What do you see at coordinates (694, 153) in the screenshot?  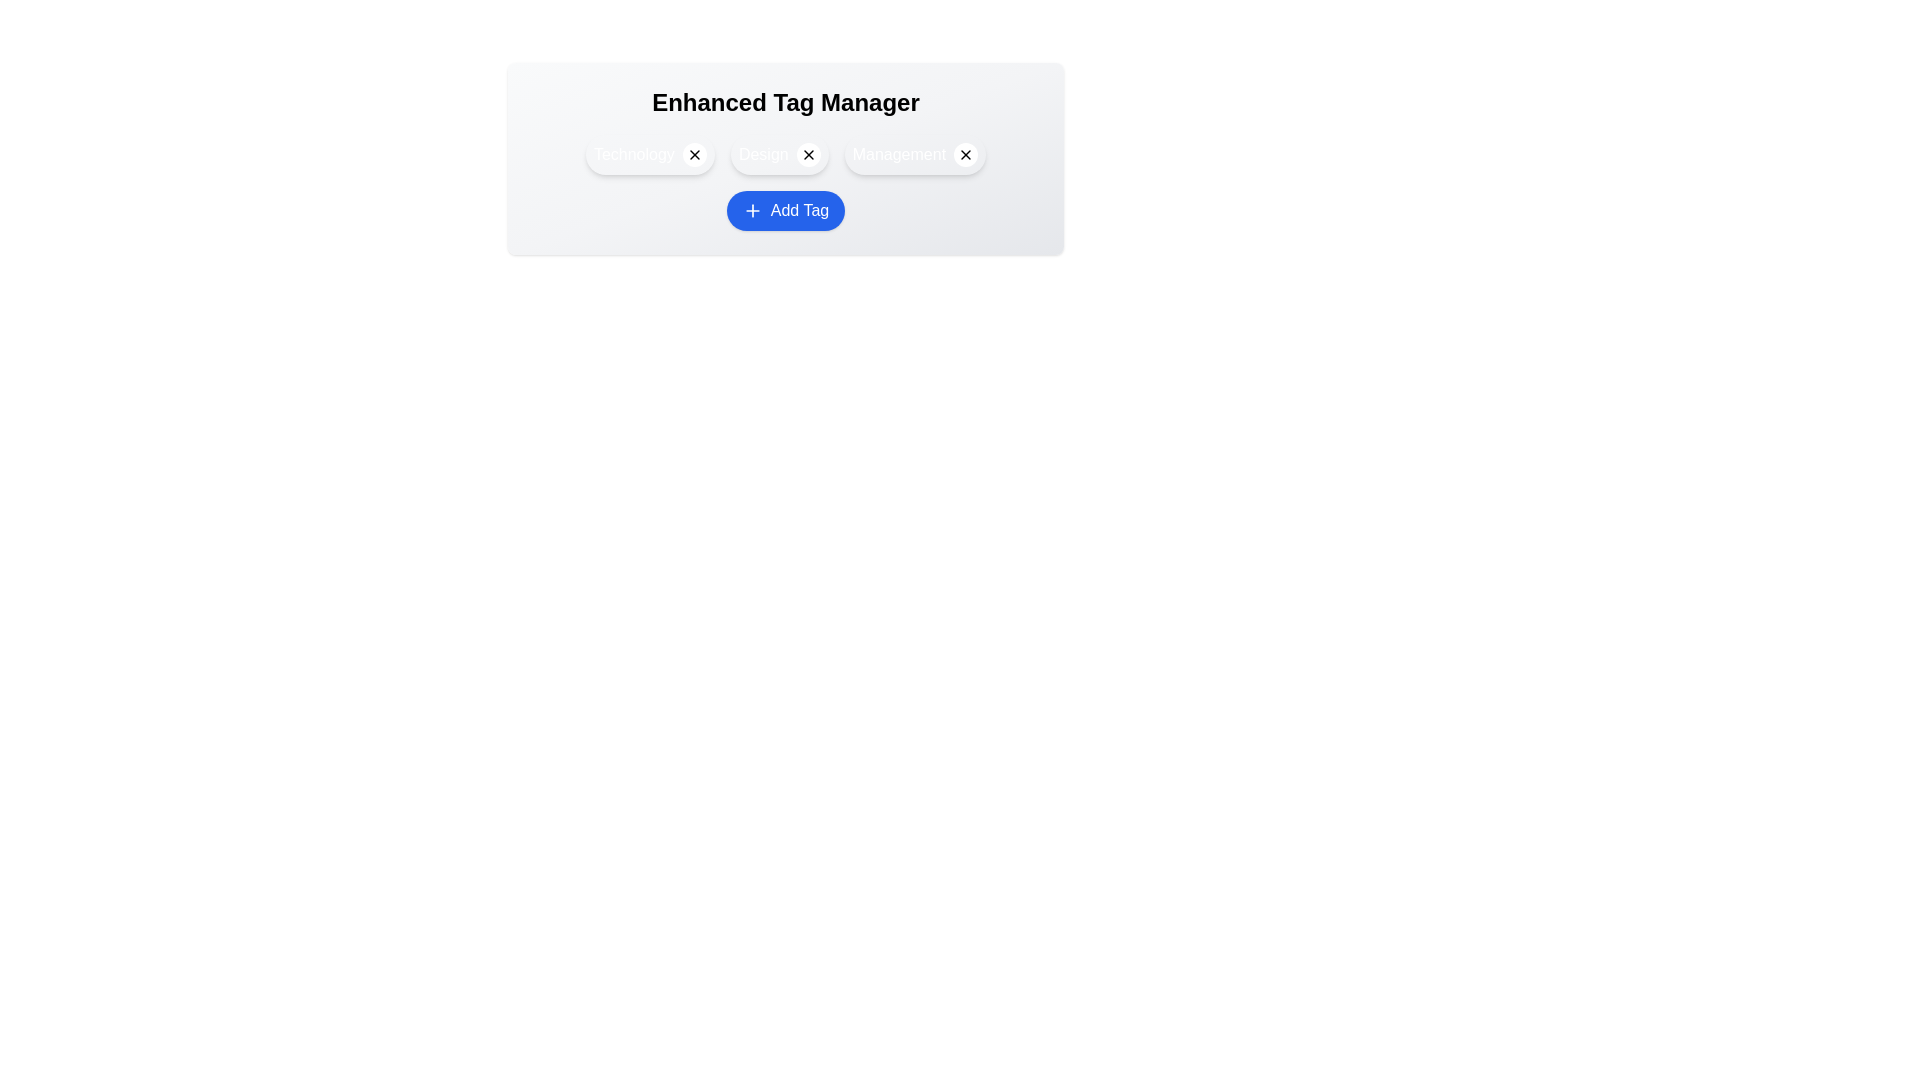 I see `close button of the tag labeled 'Technology' to remove it` at bounding box center [694, 153].